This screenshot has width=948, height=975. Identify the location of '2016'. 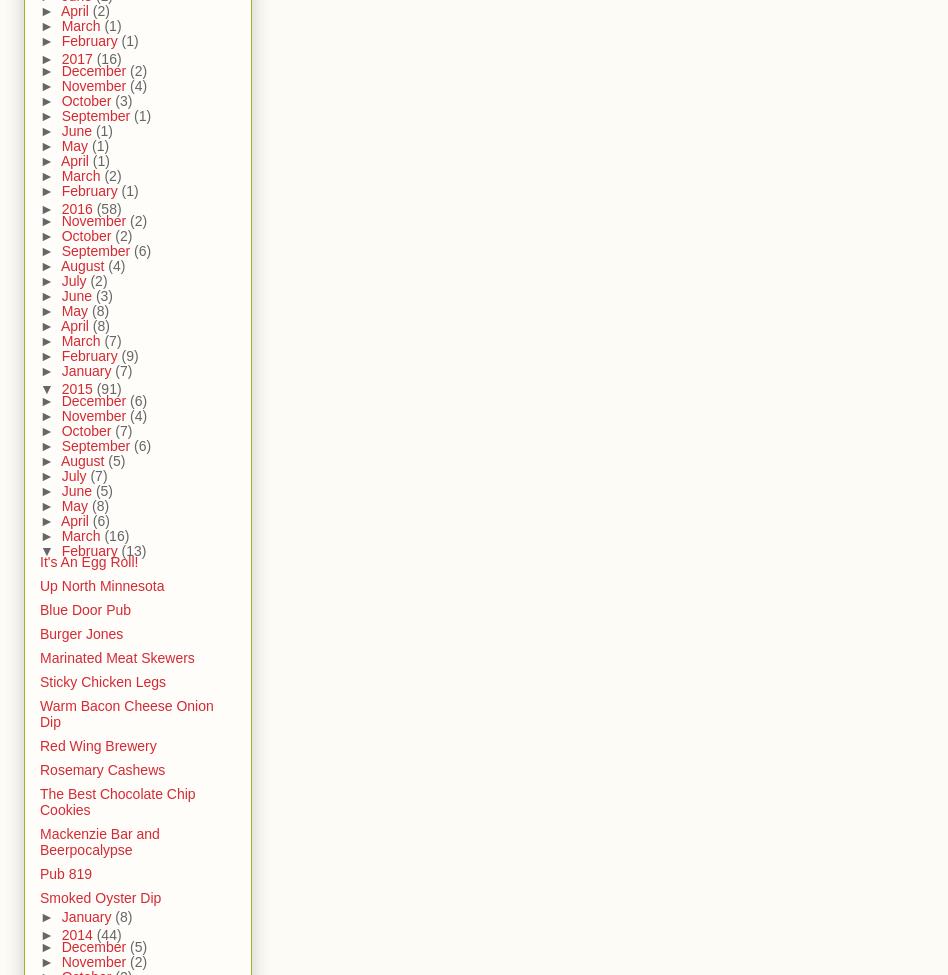
(78, 209).